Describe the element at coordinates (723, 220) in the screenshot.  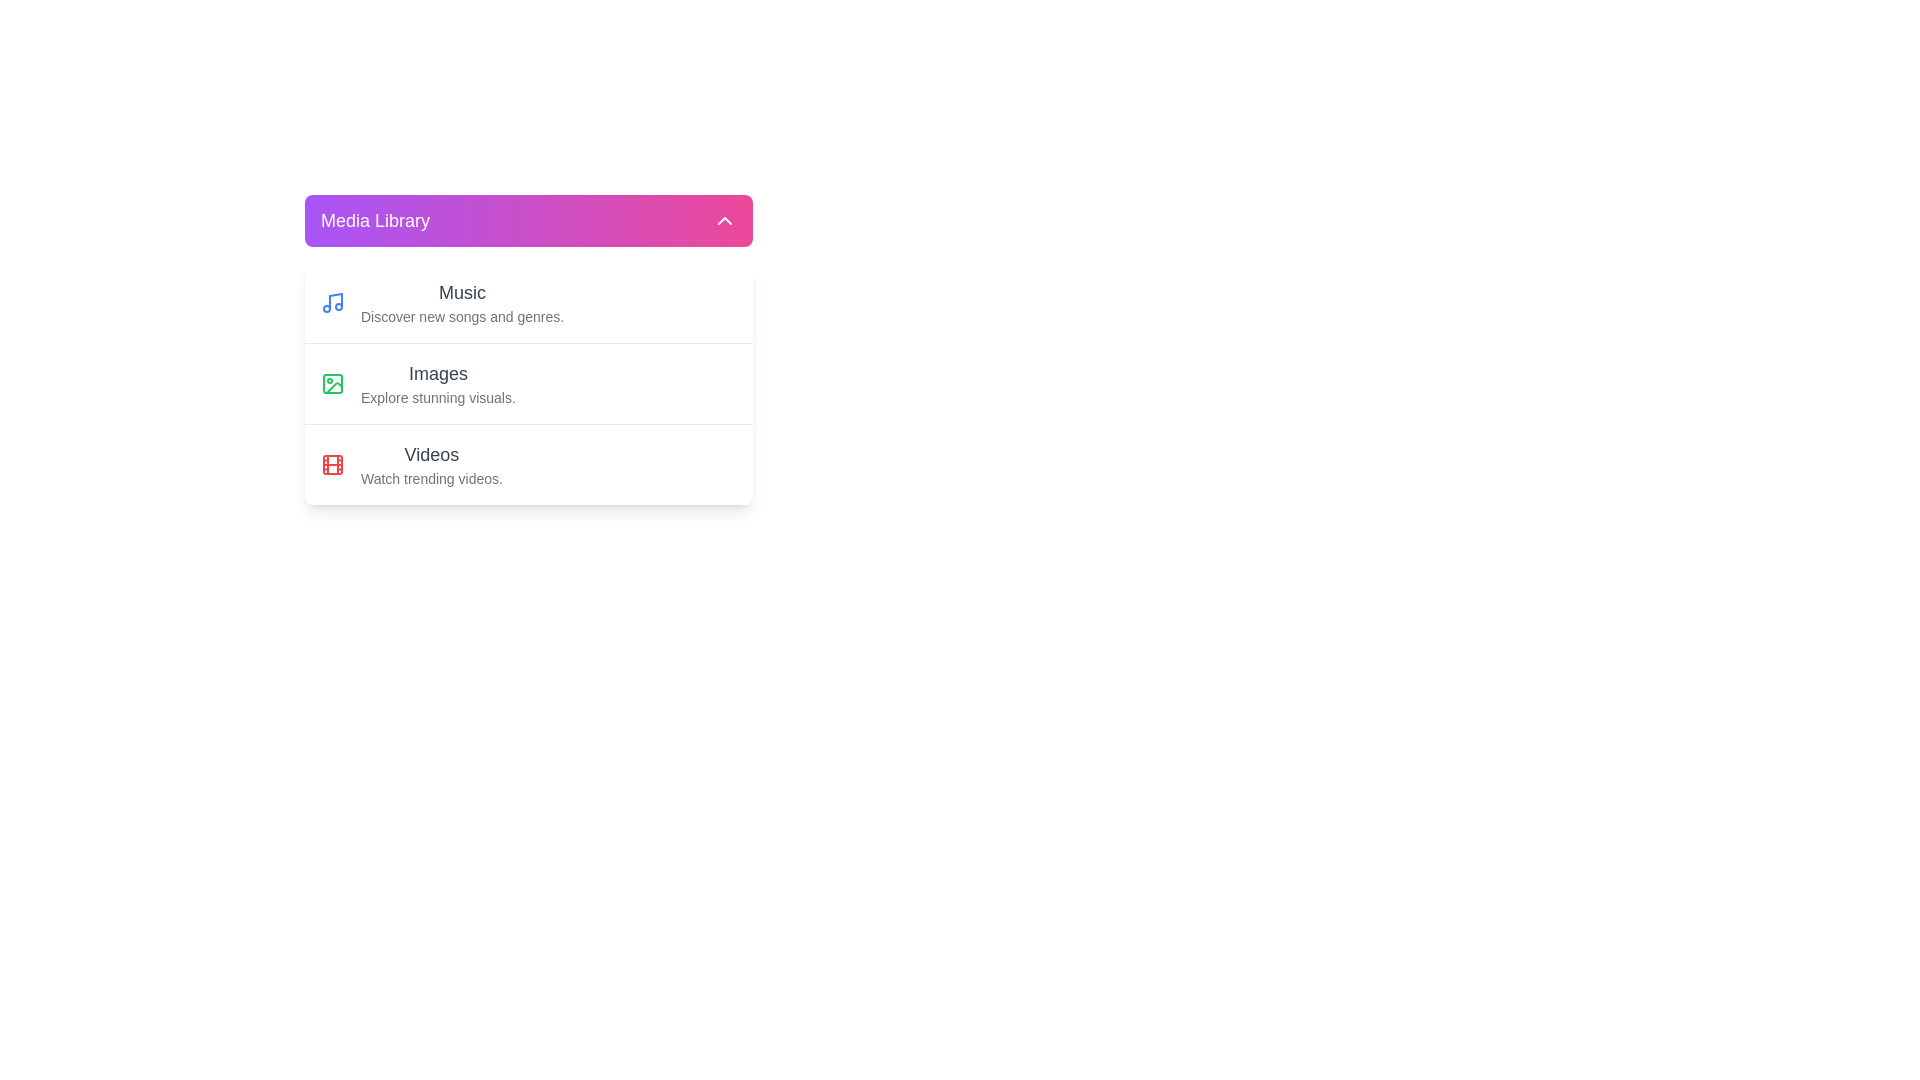
I see `the small upward-pointing chevron icon with a gradient background near the top-right corner of the 'Media Library' header bar` at that location.